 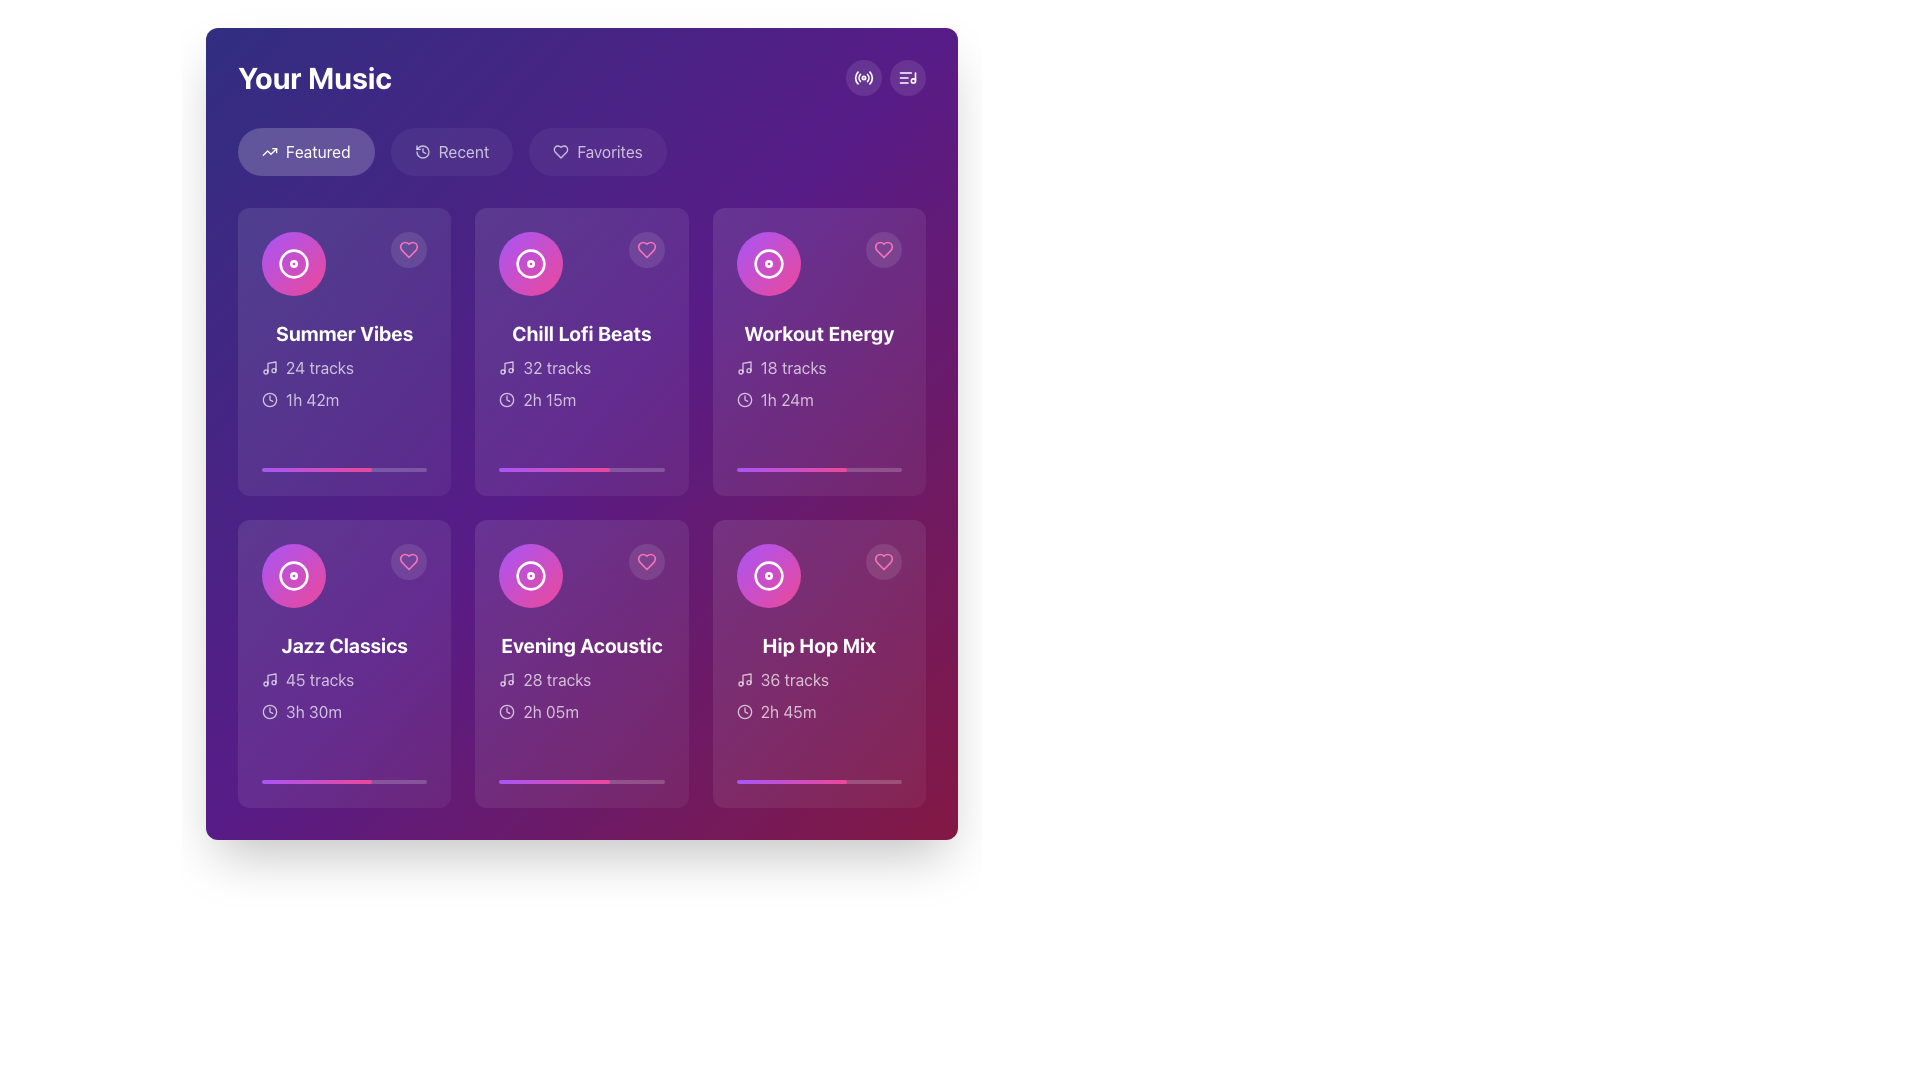 I want to click on the Progress Bar located within the first card of the 'Your Music' grid layout, positioned below the card's title and description, so click(x=316, y=470).